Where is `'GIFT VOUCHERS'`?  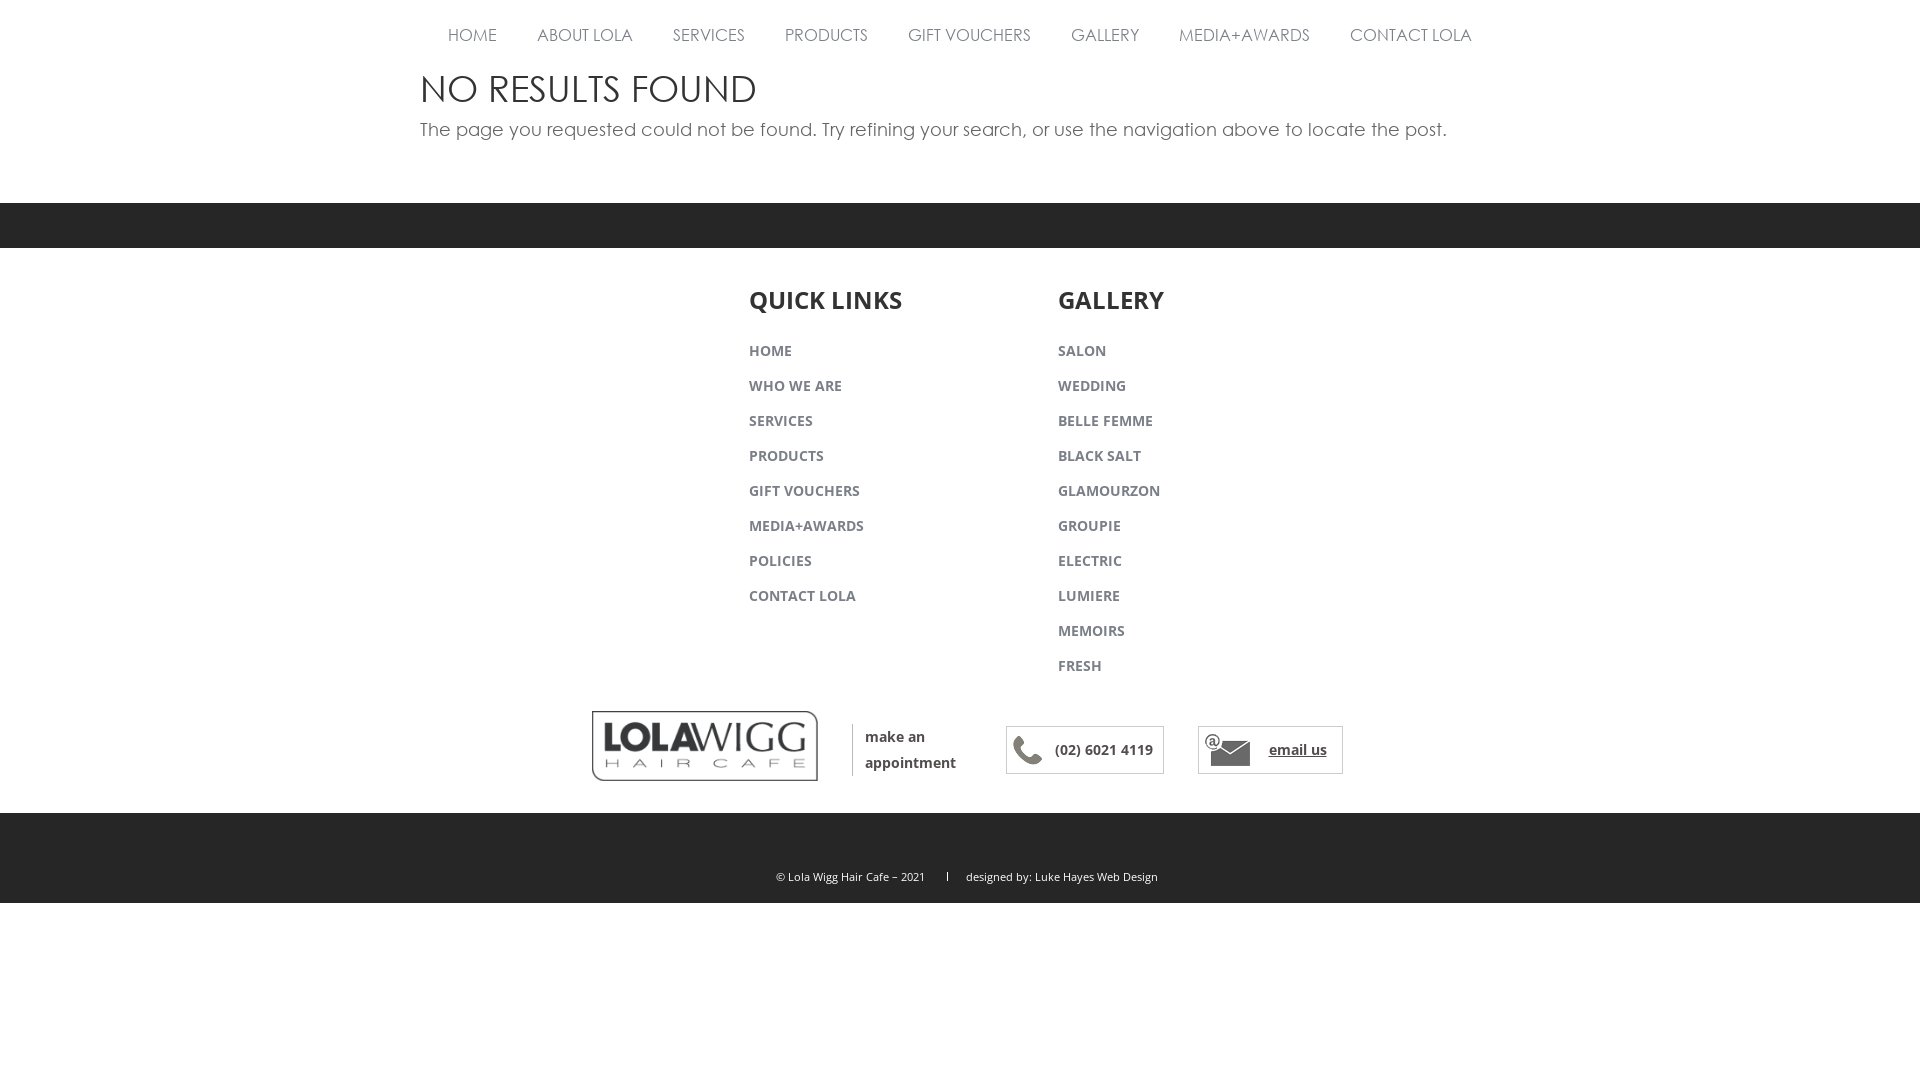 'GIFT VOUCHERS' is located at coordinates (804, 492).